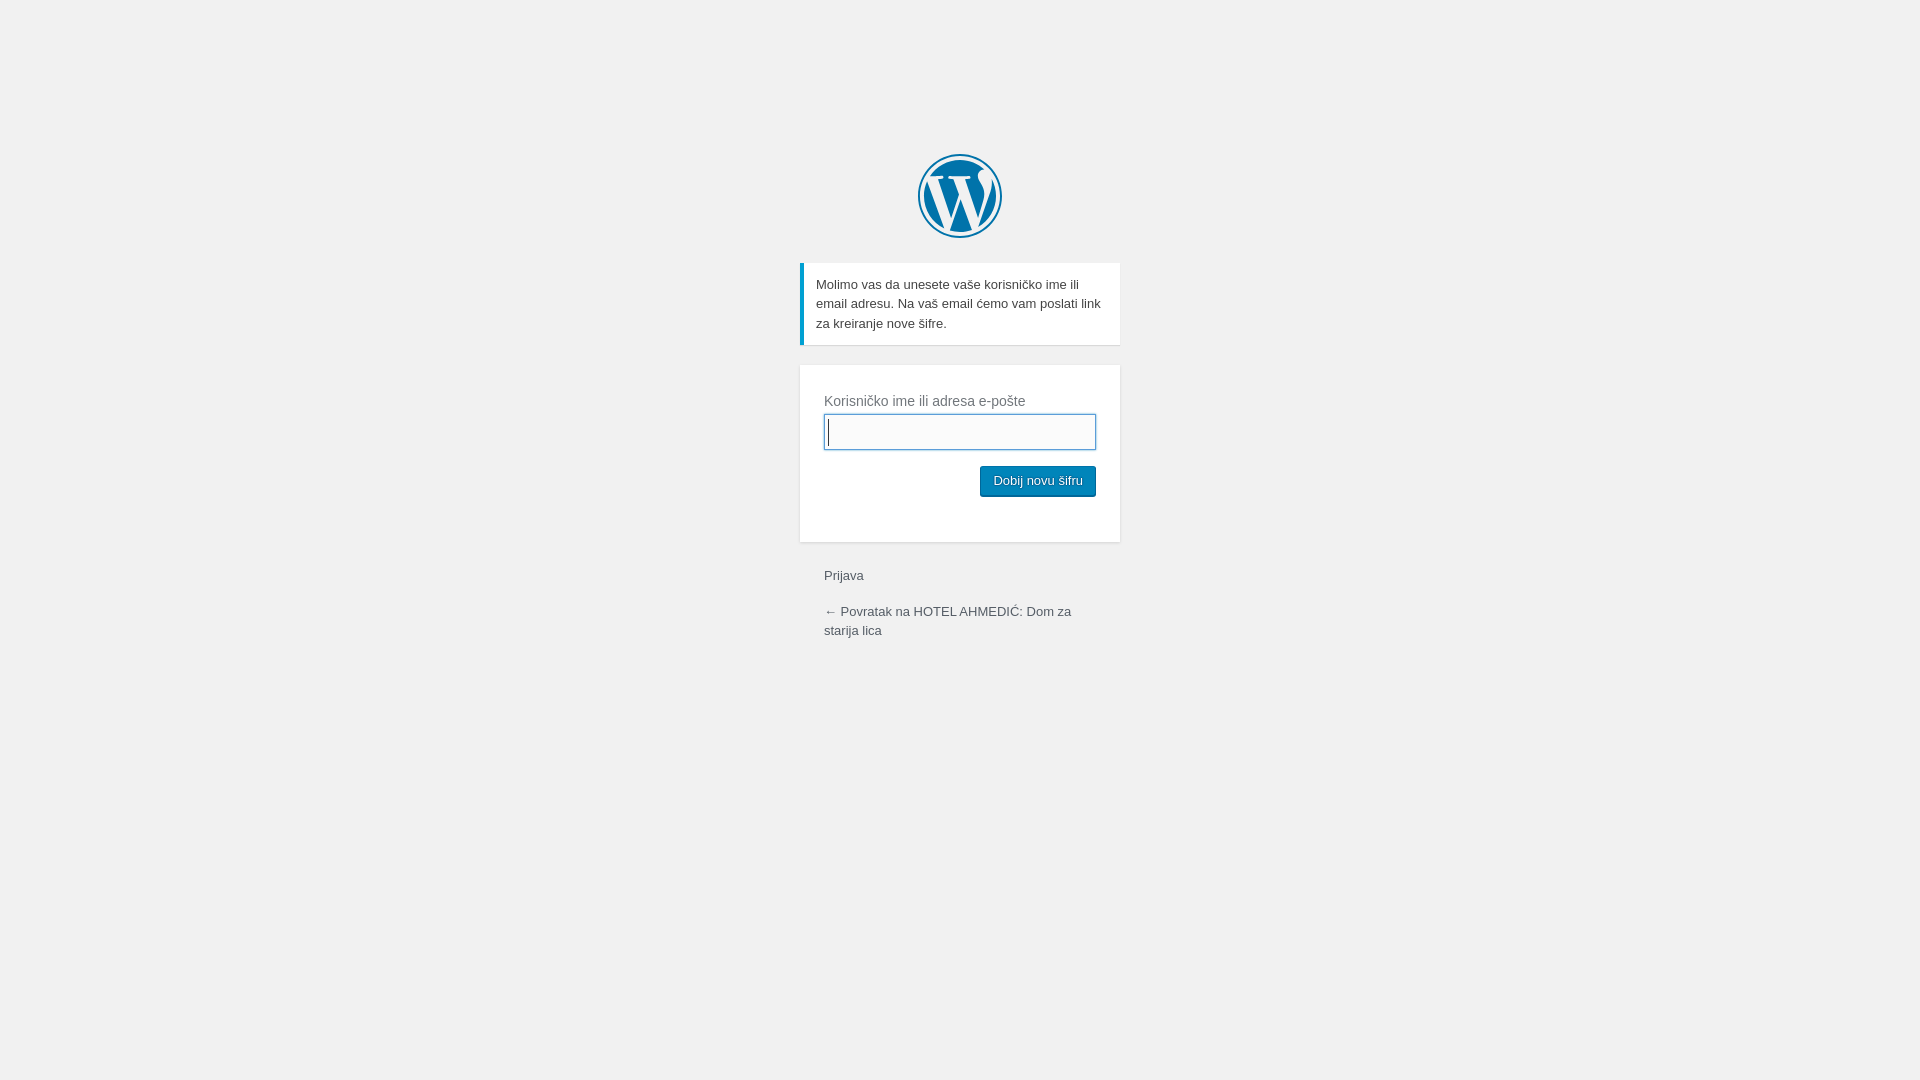 The height and width of the screenshot is (1080, 1920). Describe the element at coordinates (844, 575) in the screenshot. I see `'Prijava'` at that location.